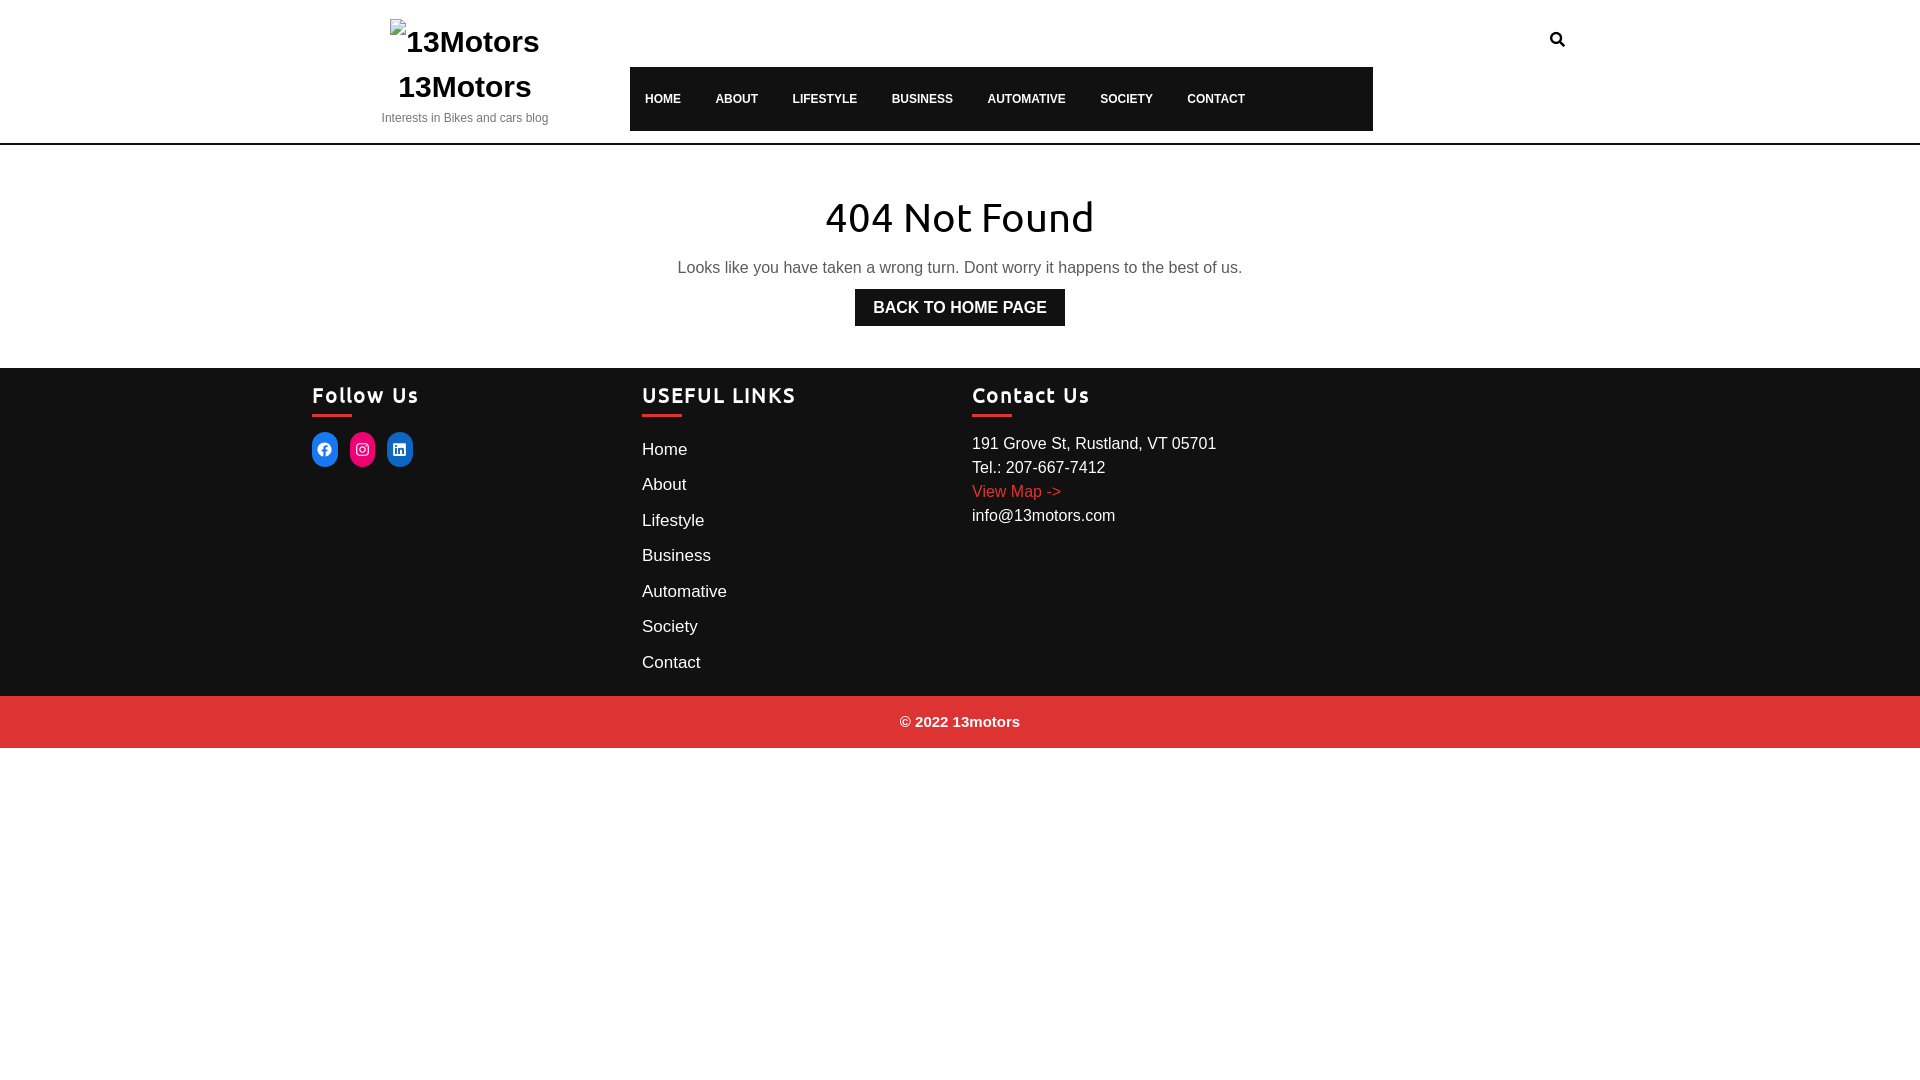  What do you see at coordinates (672, 519) in the screenshot?
I see `'Lifestyle'` at bounding box center [672, 519].